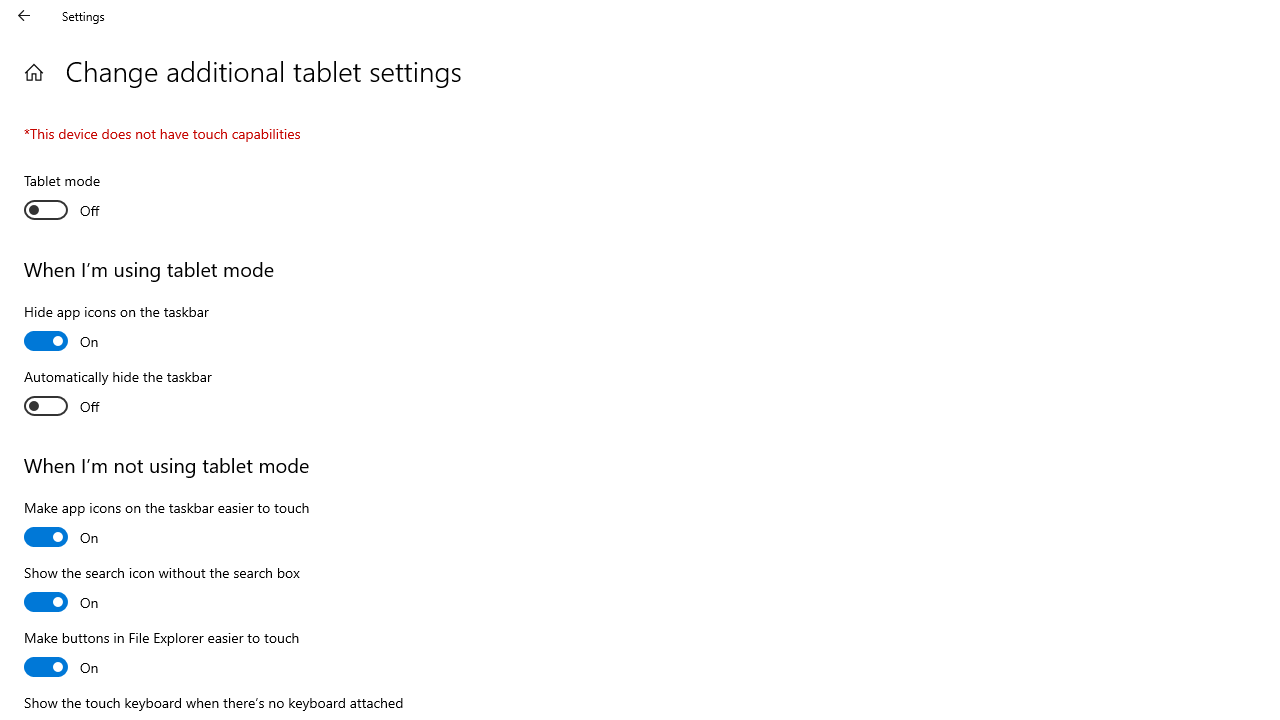 The width and height of the screenshot is (1280, 720). What do you see at coordinates (24, 15) in the screenshot?
I see `'Back'` at bounding box center [24, 15].